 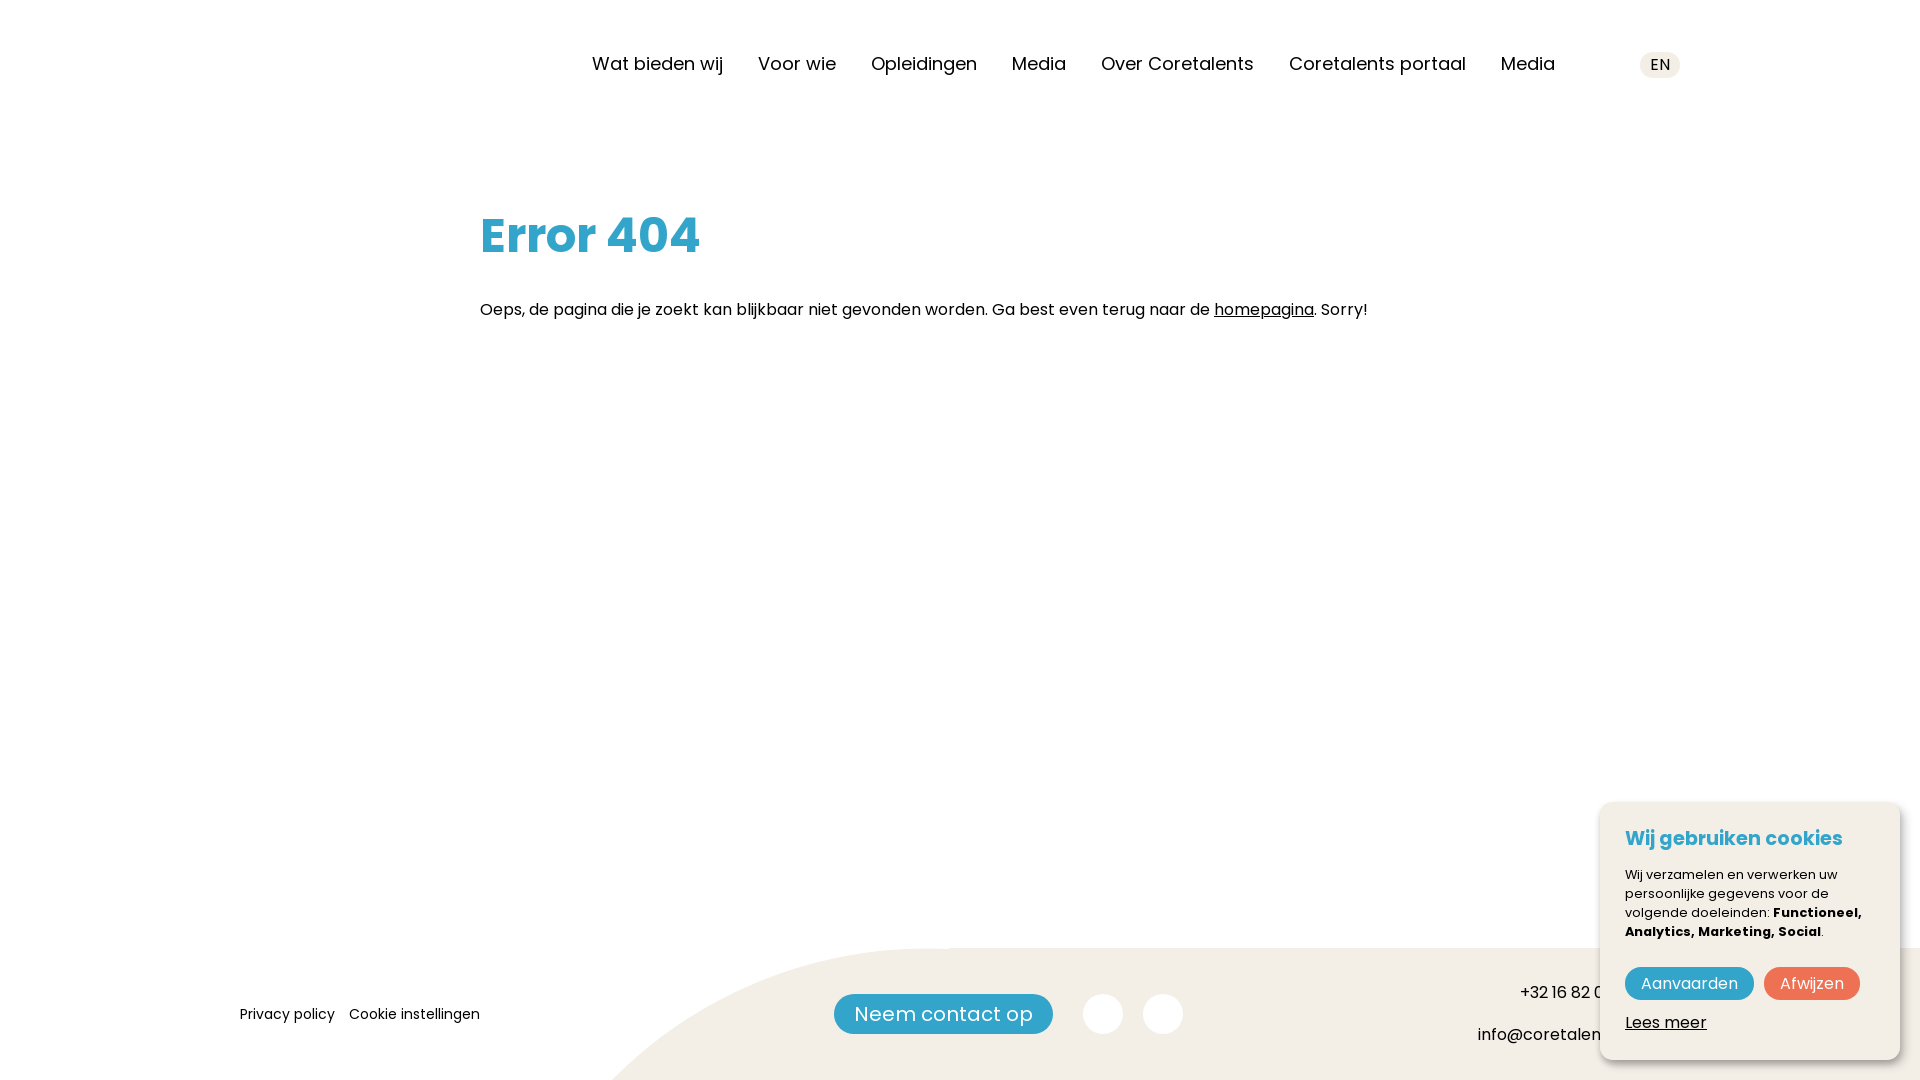 I want to click on 'Aanvaarden', so click(x=1688, y=982).